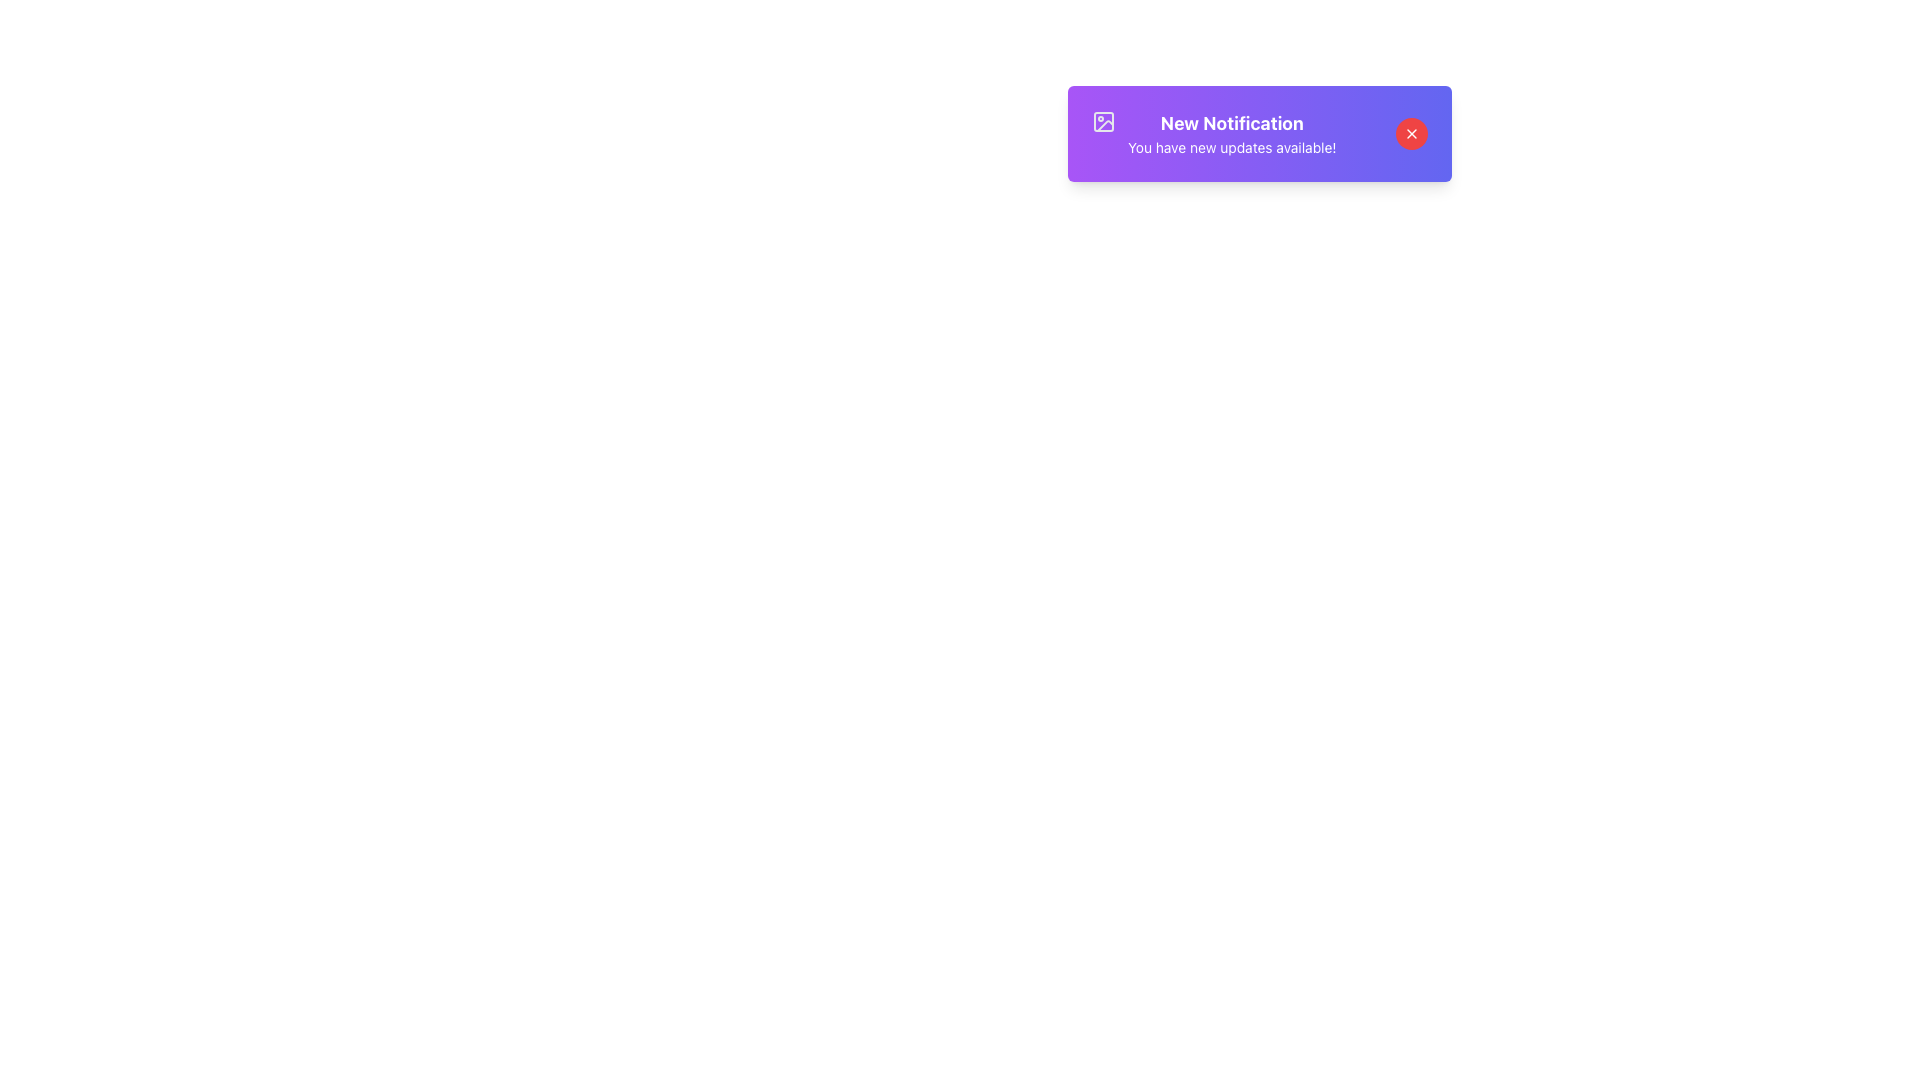  Describe the element at coordinates (1213, 134) in the screenshot. I see `the 'New Notification' Text Display with Icon, which includes the bold text and an accompanying icon on the left side` at that location.